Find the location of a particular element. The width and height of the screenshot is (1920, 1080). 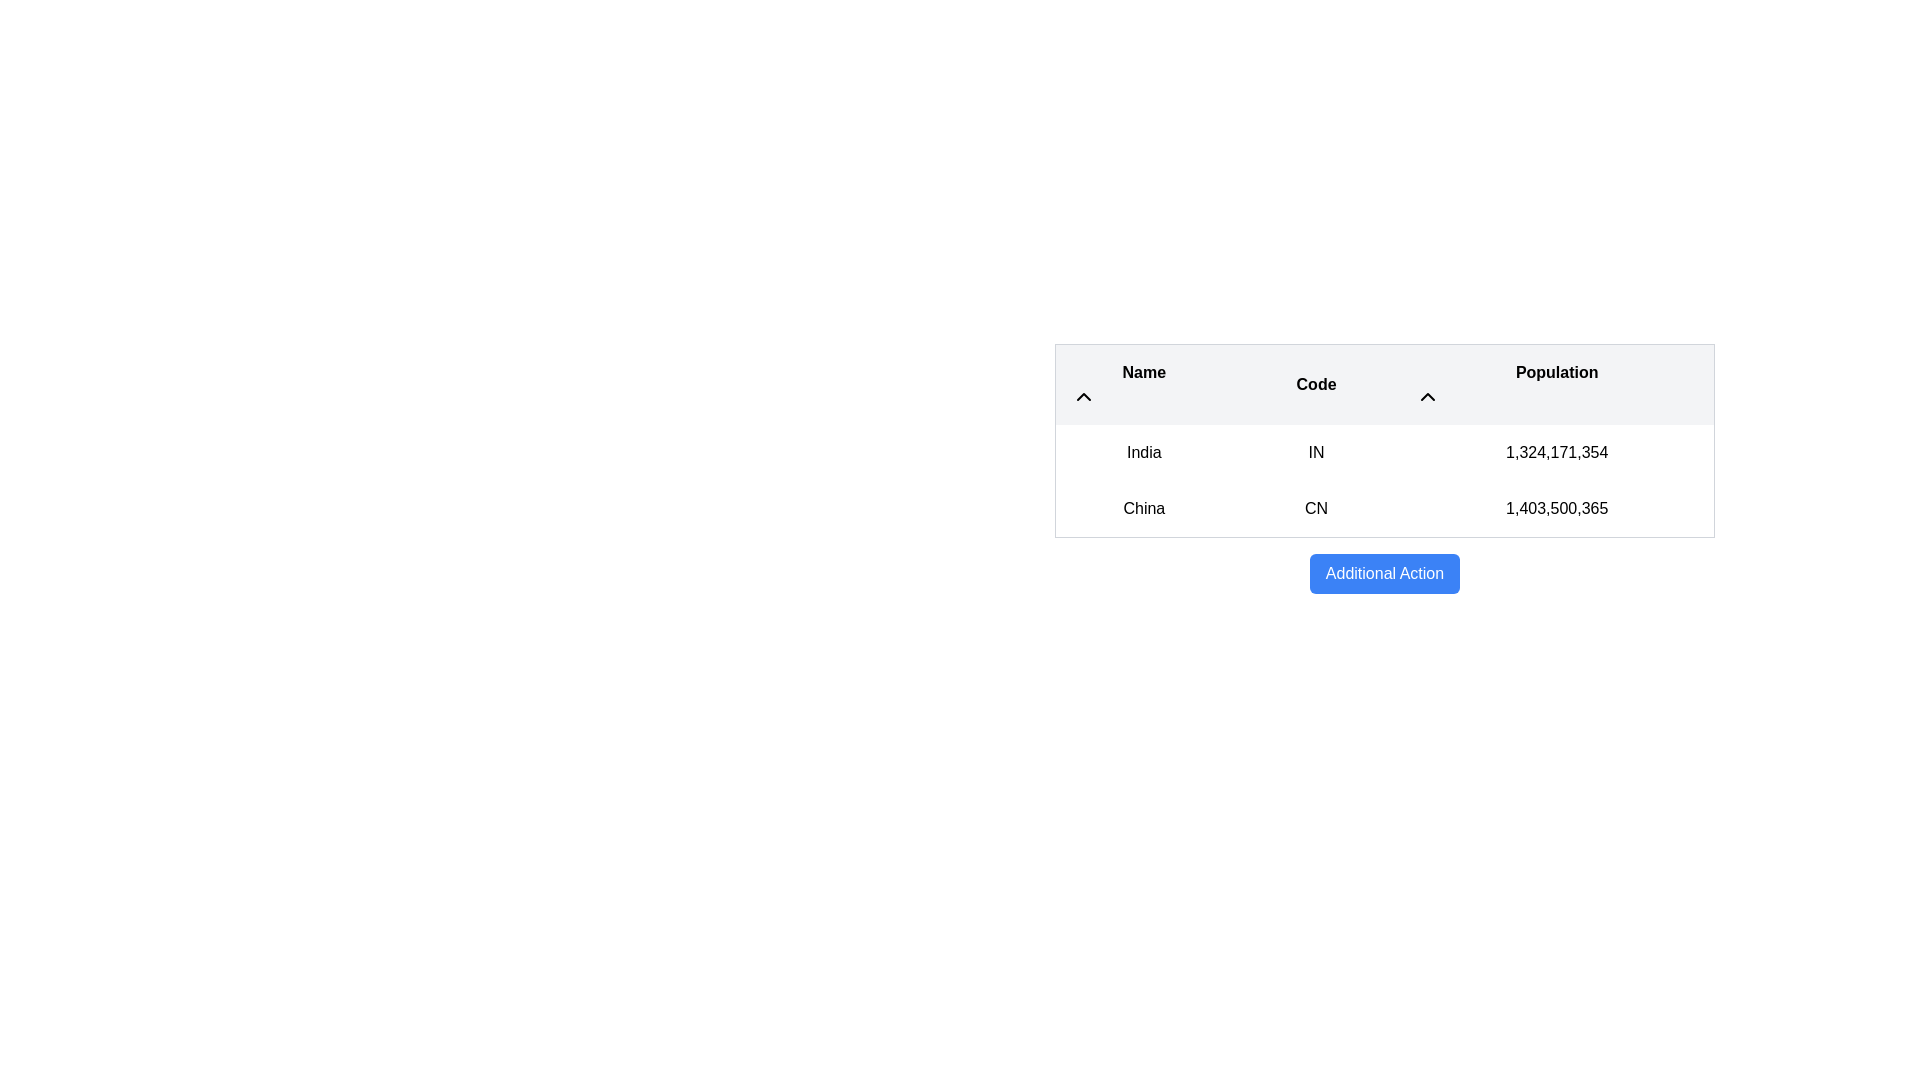

the Chevron icon button located in the 'Name' column header is located at coordinates (1083, 397).